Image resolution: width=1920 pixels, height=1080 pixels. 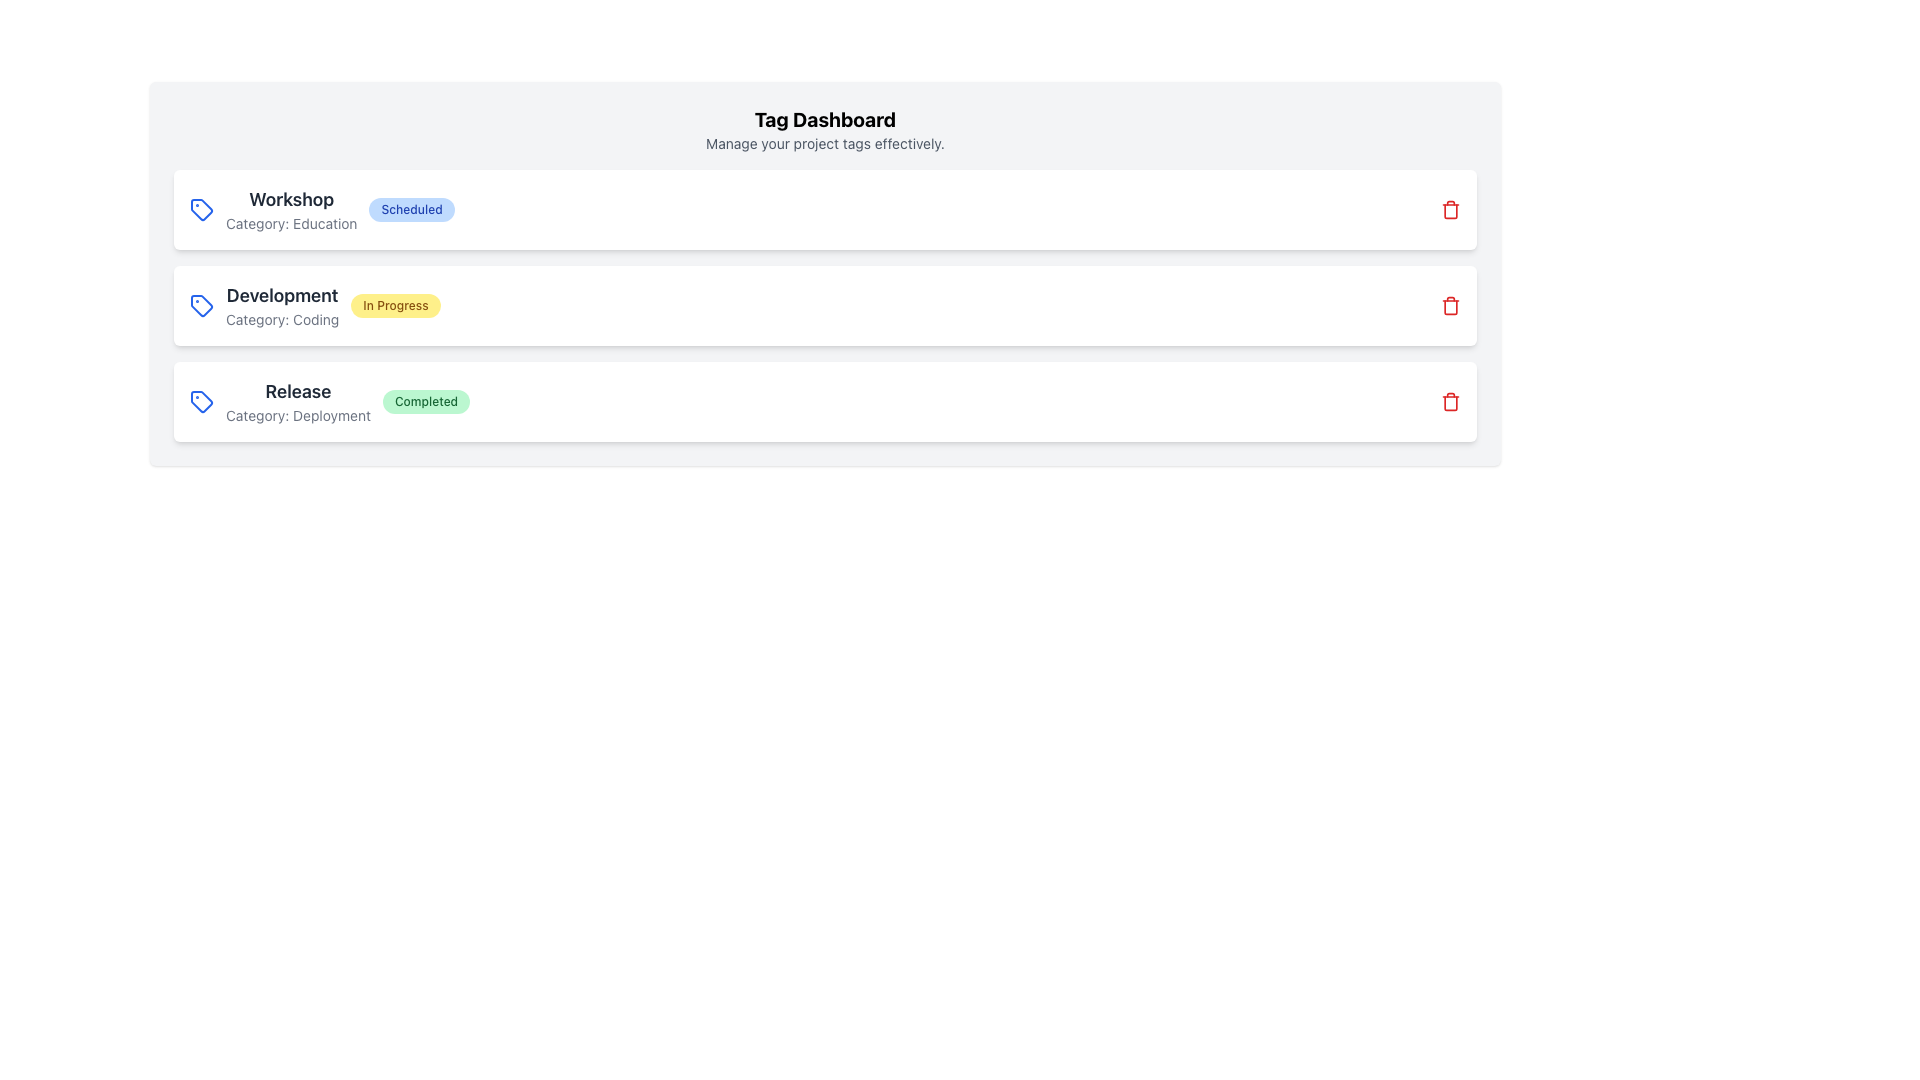 What do you see at coordinates (1450, 209) in the screenshot?
I see `the delete button located at the far right of the 'Workshop' card to initiate a removal action` at bounding box center [1450, 209].